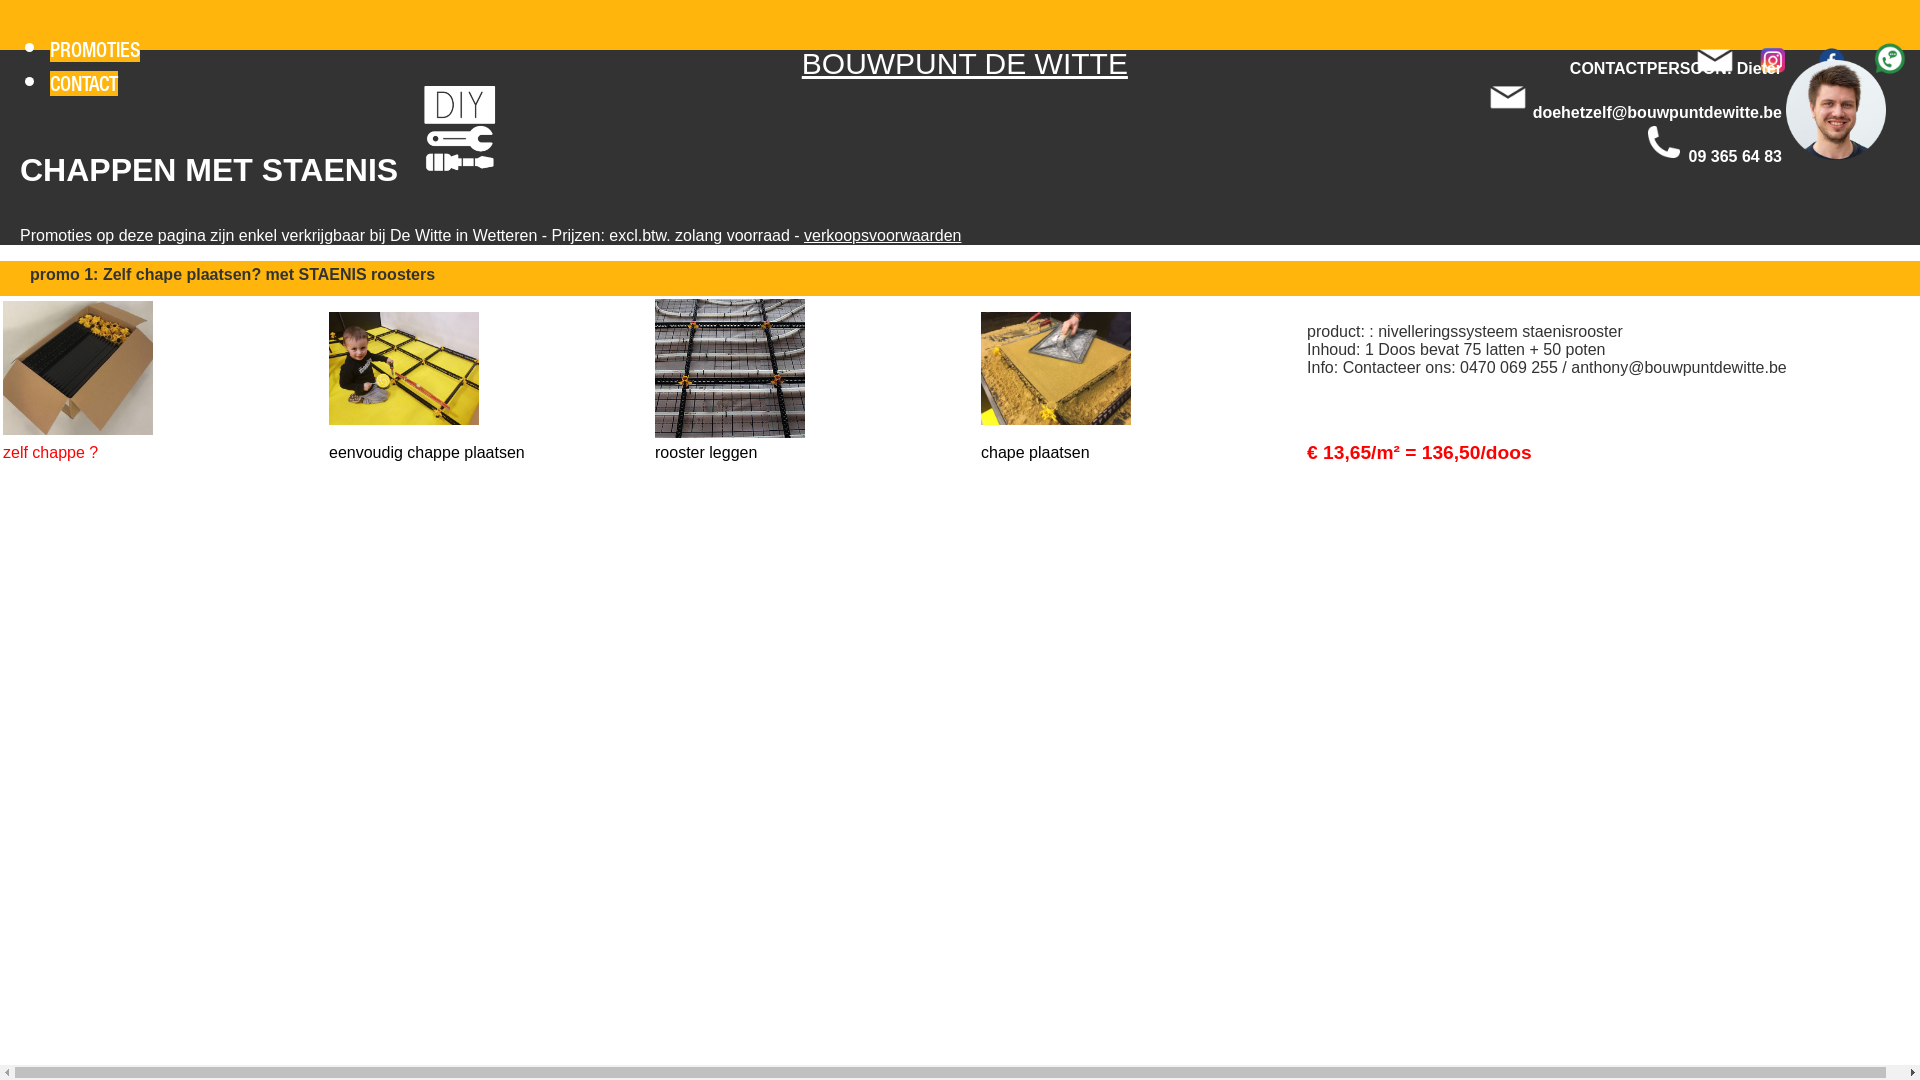  Describe the element at coordinates (881, 234) in the screenshot. I see `'verkoopsvoorwaarden'` at that location.